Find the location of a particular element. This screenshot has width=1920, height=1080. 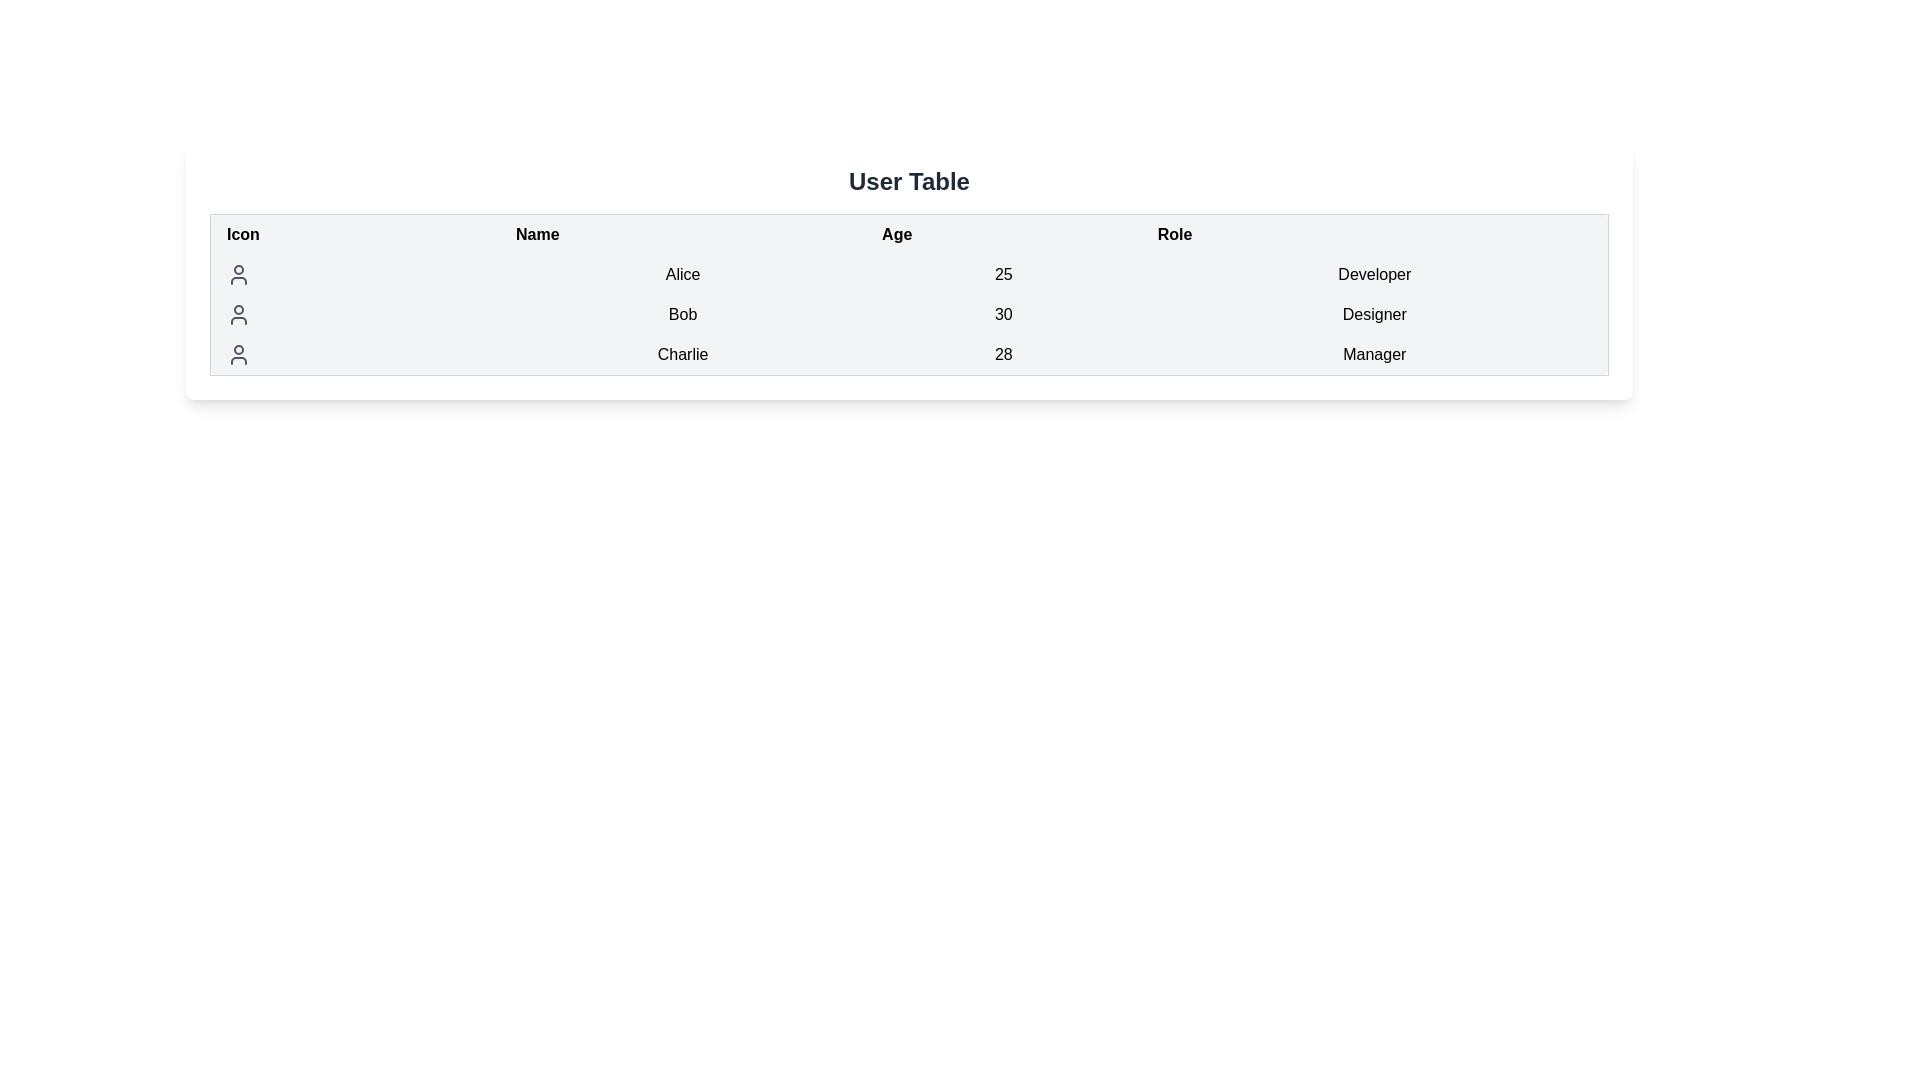

'Age' text label which is the third column header in the table, located between the 'Name' and 'Role' headers is located at coordinates (908, 233).